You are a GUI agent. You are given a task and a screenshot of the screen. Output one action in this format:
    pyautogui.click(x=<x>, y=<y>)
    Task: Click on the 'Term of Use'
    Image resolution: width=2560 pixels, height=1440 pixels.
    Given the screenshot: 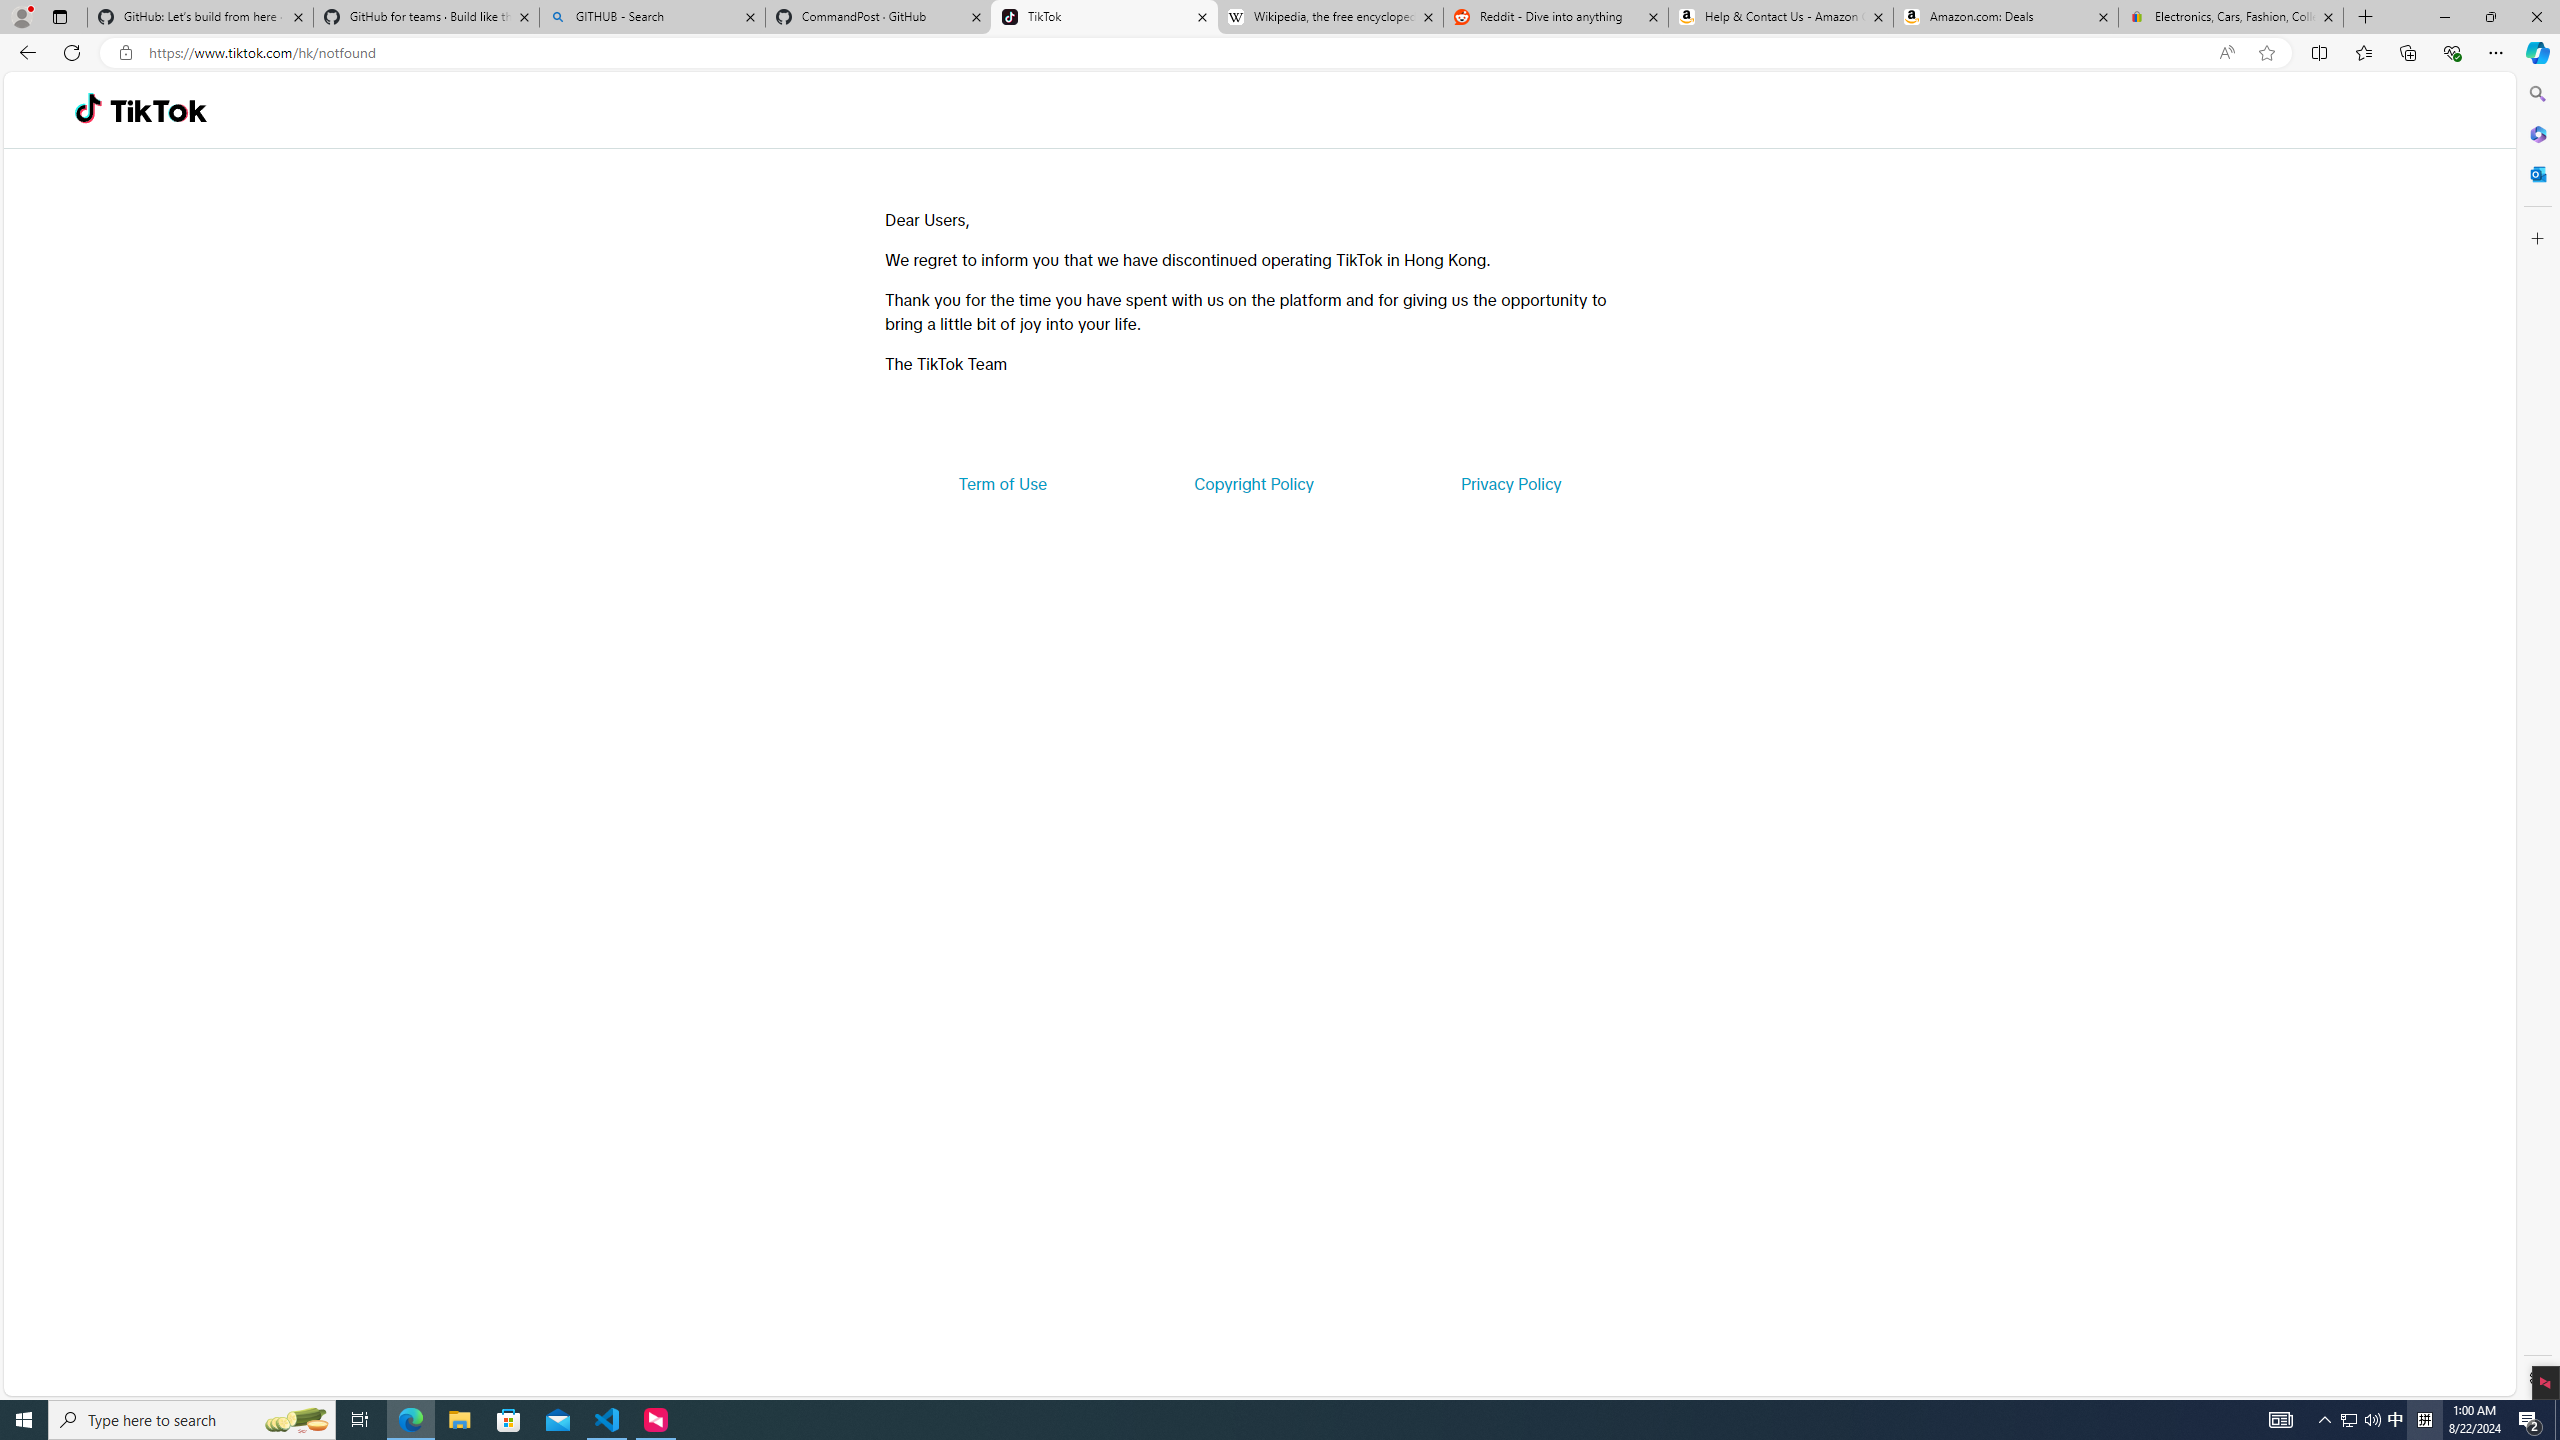 What is the action you would take?
    pyautogui.click(x=1002, y=482)
    